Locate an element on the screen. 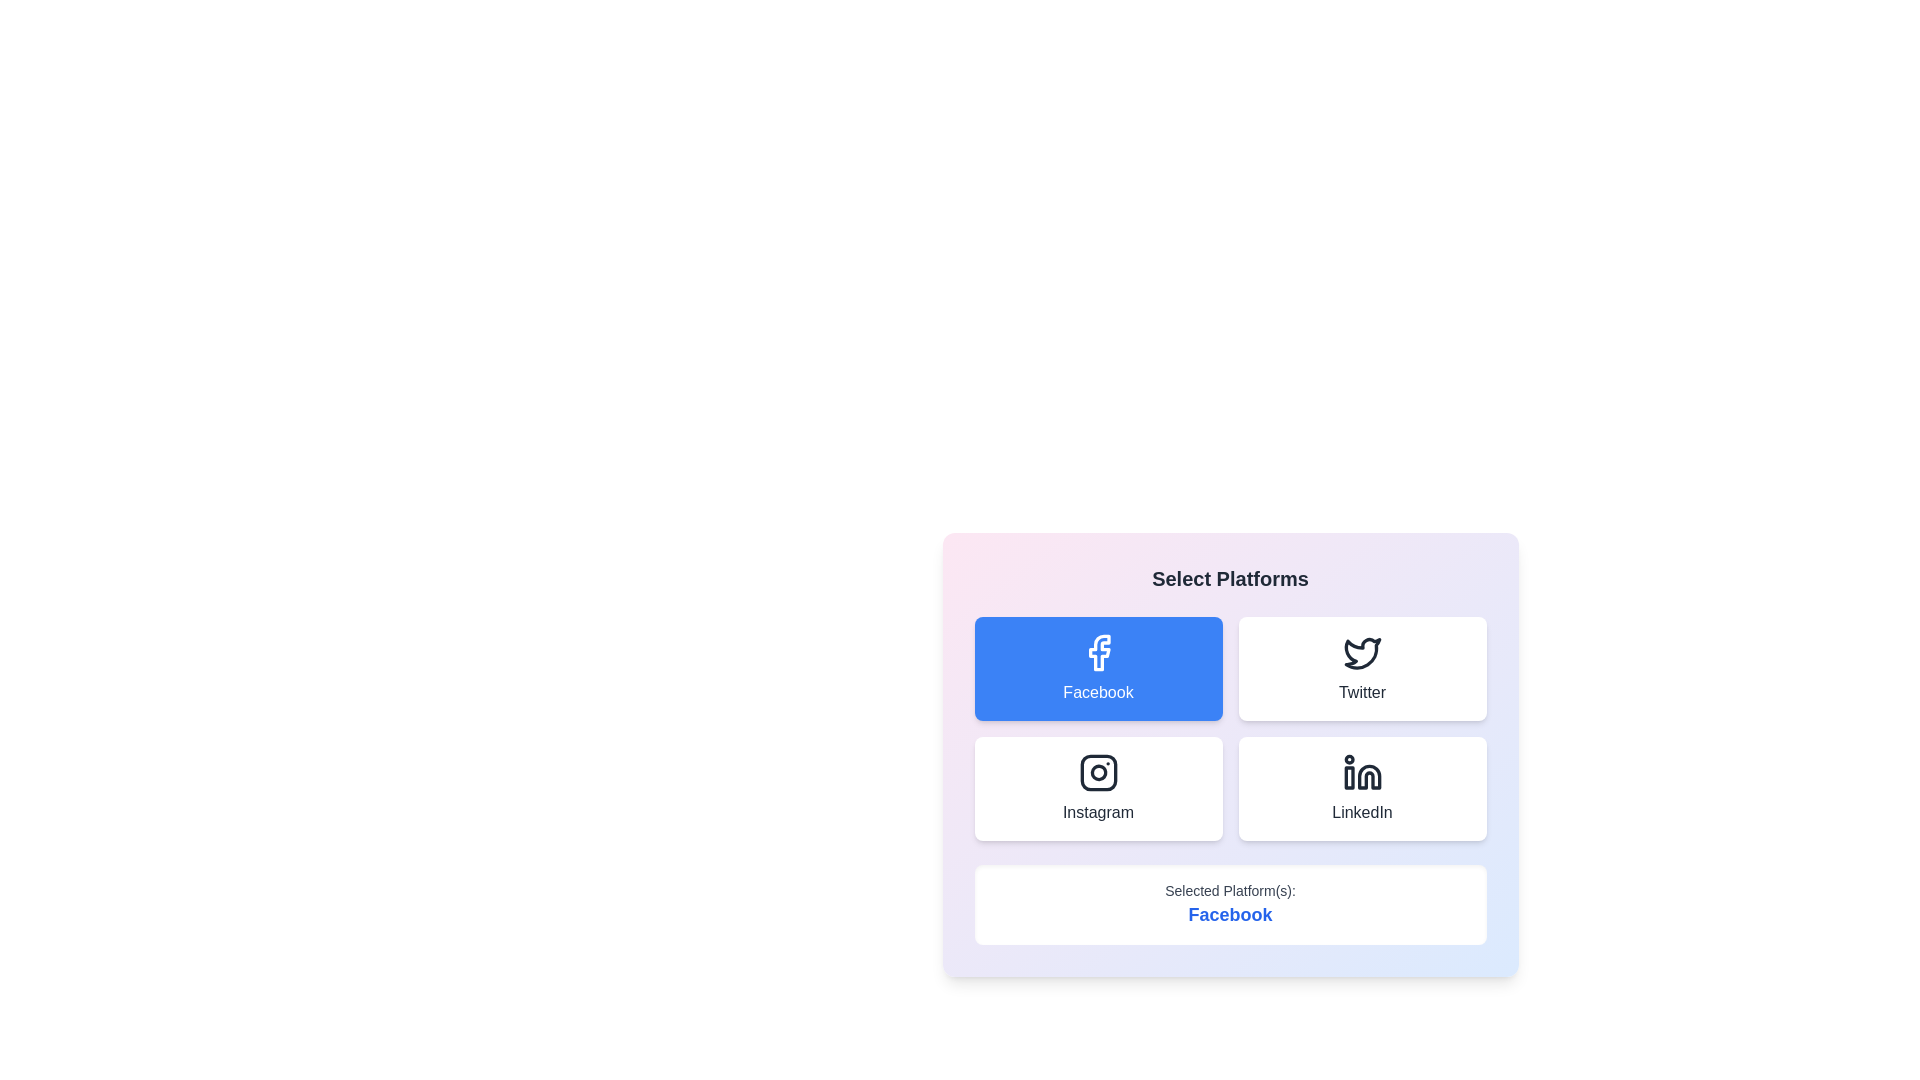 This screenshot has height=1080, width=1920. the button corresponding to Instagram is located at coordinates (1097, 788).